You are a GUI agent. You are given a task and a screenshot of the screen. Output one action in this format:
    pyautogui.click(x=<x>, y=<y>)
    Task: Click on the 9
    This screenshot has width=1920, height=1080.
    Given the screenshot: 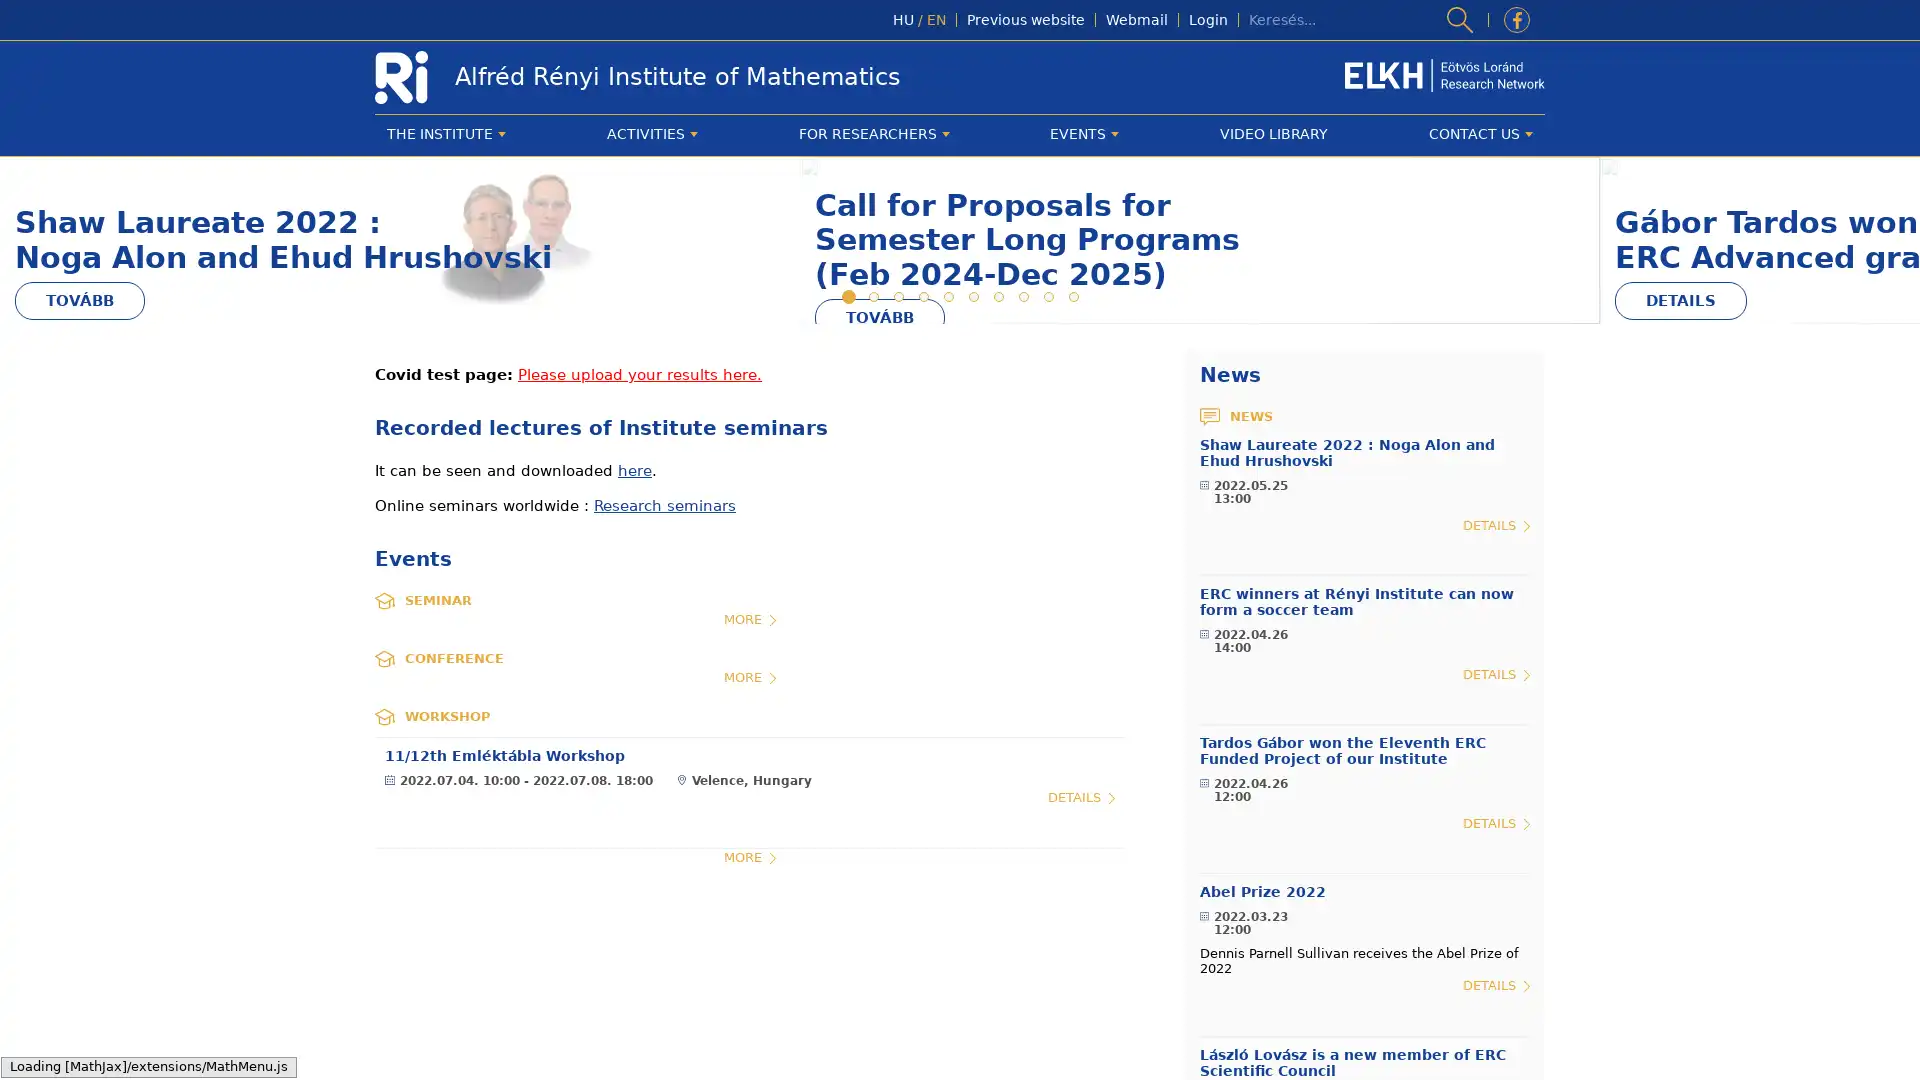 What is the action you would take?
    pyautogui.click(x=1046, y=527)
    